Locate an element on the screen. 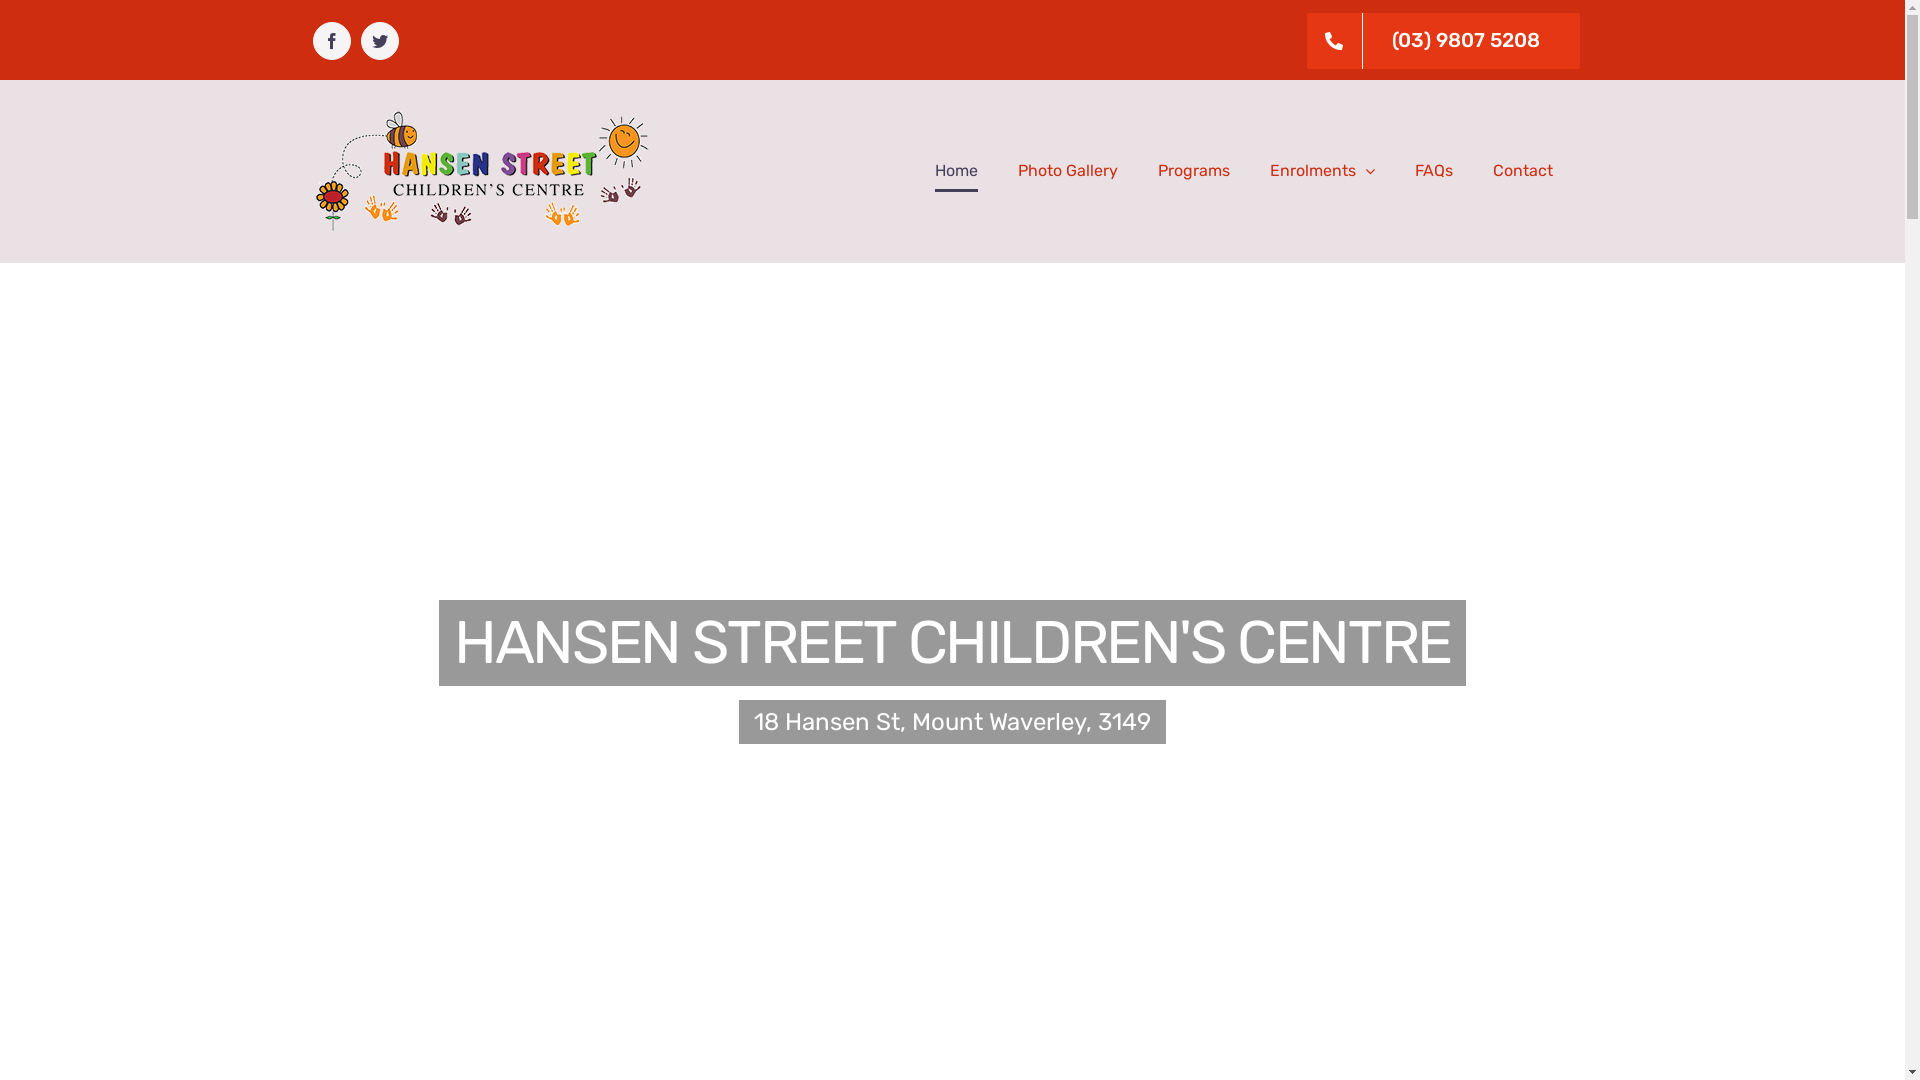 This screenshot has width=1920, height=1080. 'Enrolments' is located at coordinates (1269, 169).